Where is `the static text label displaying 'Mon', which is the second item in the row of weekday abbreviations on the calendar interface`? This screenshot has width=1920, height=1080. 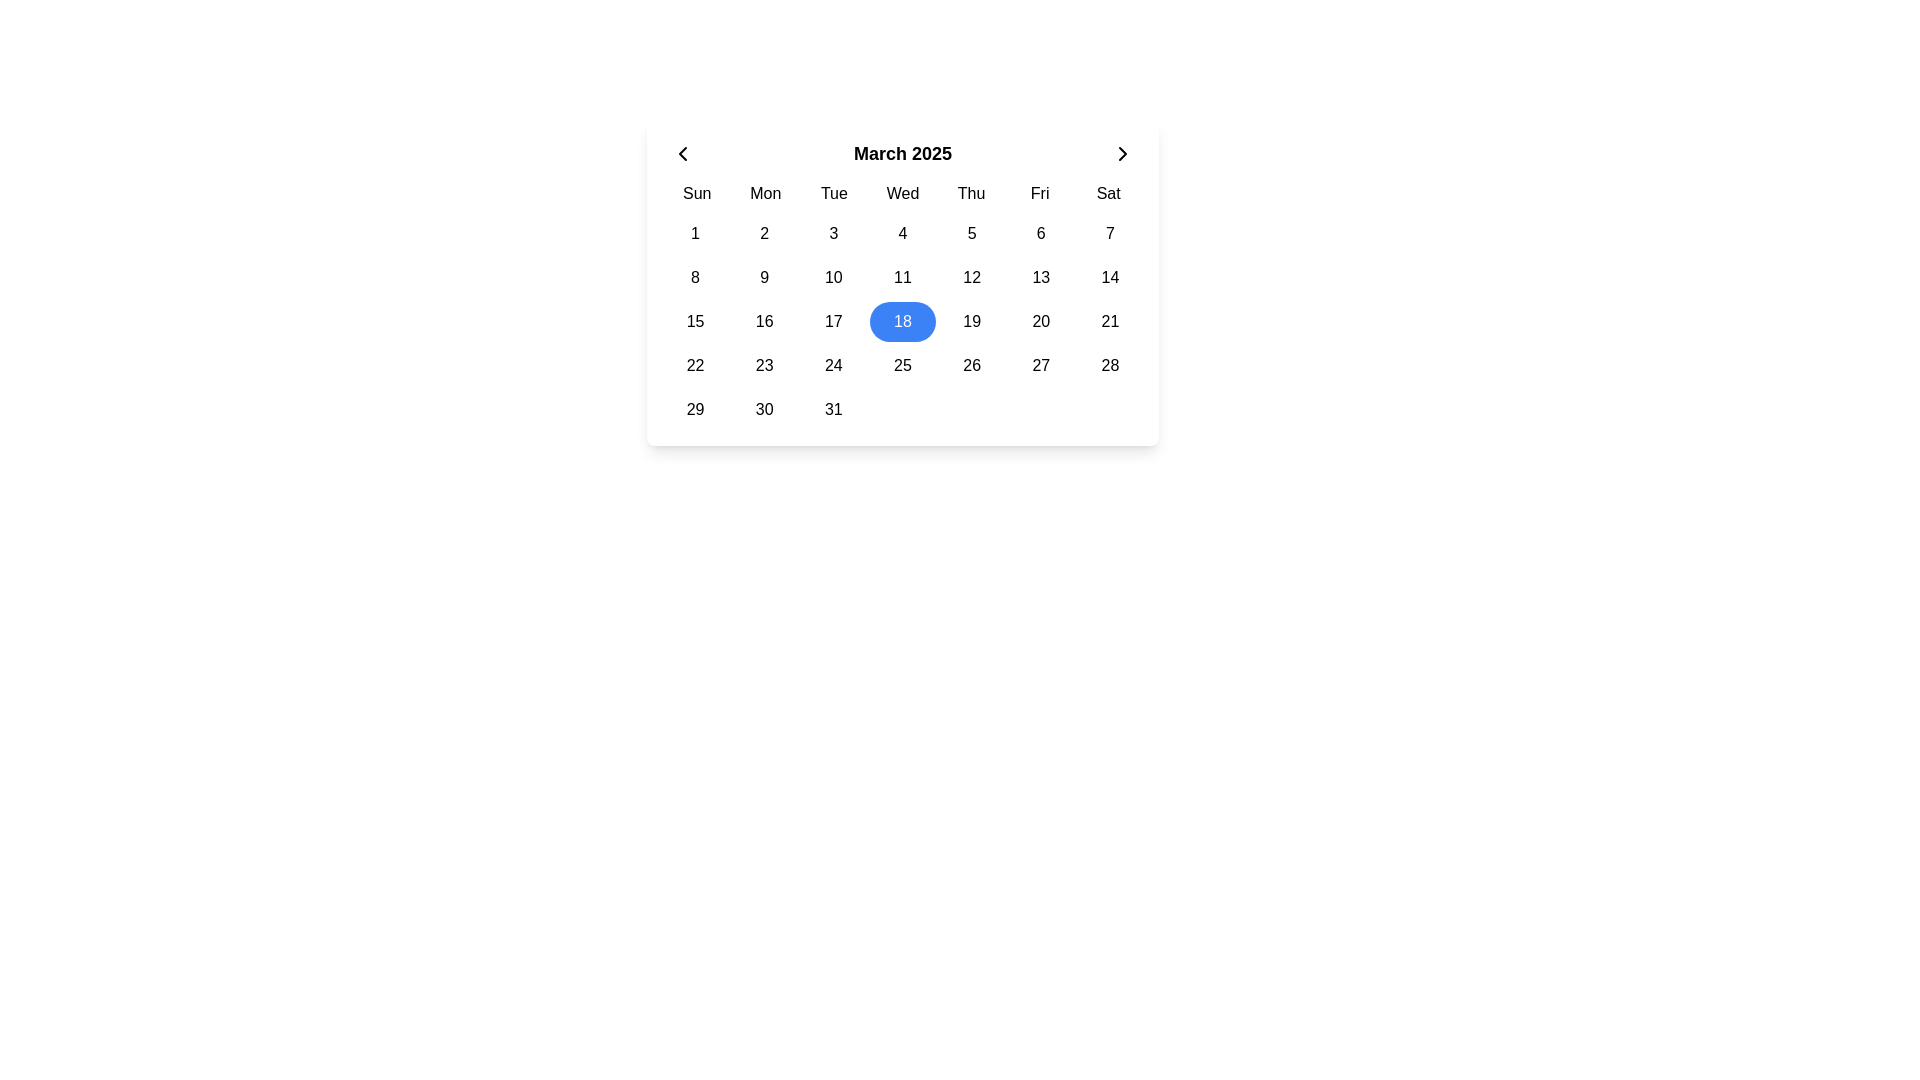 the static text label displaying 'Mon', which is the second item in the row of weekday abbreviations on the calendar interface is located at coordinates (764, 193).